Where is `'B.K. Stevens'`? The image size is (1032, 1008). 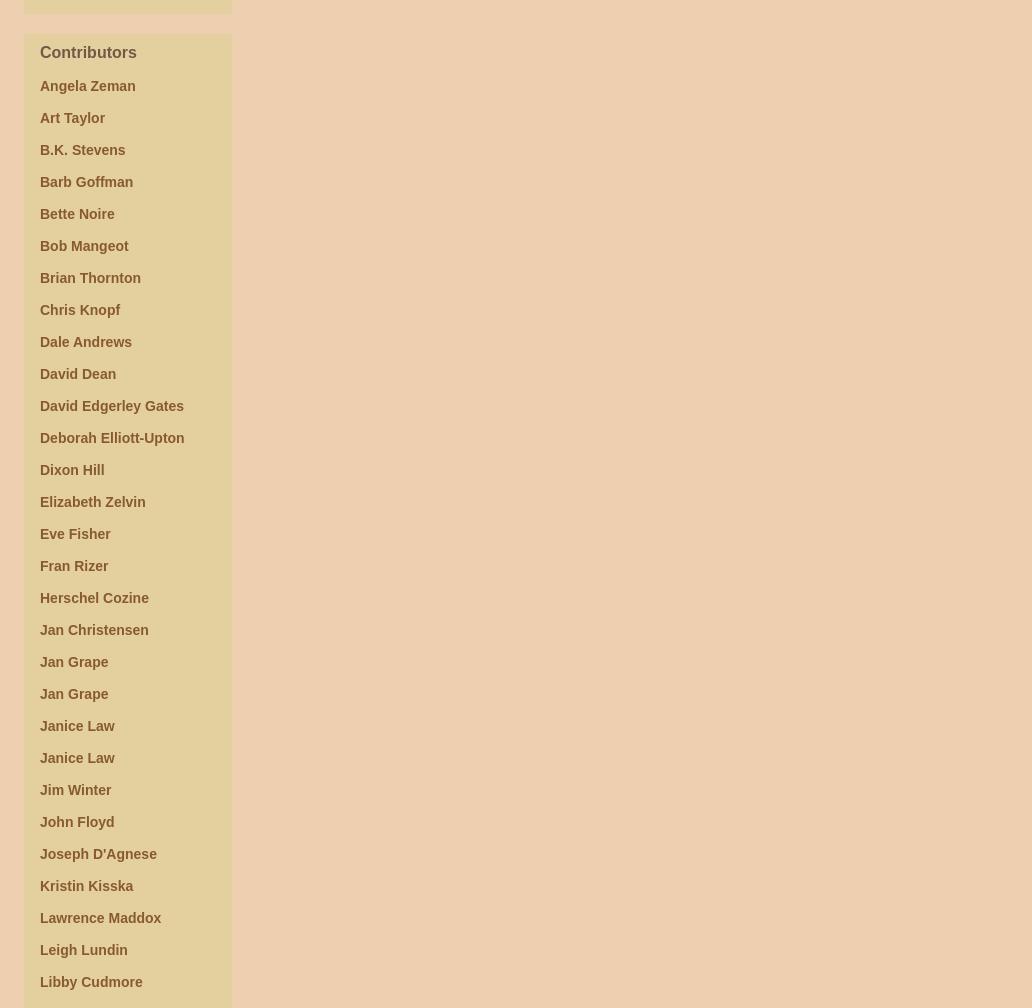
'B.K. Stevens' is located at coordinates (82, 149).